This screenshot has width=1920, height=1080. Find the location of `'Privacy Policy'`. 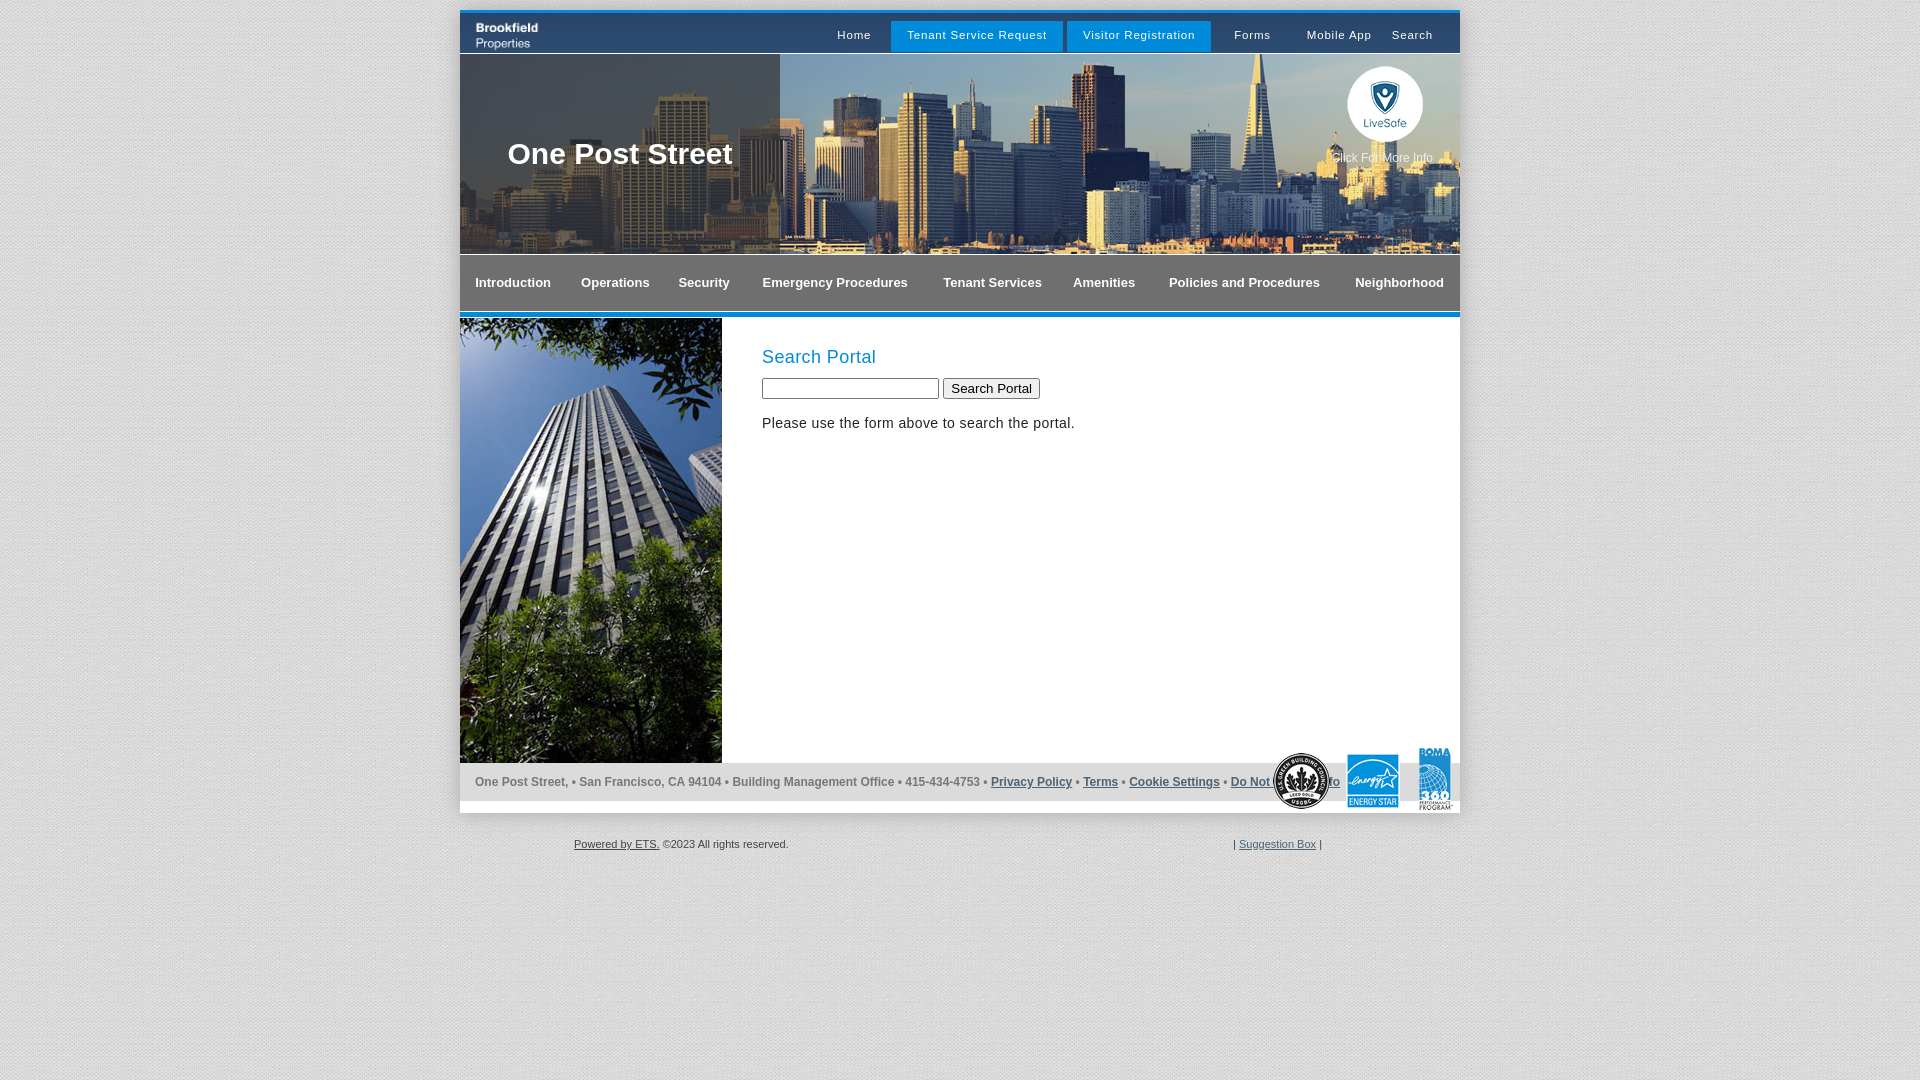

'Privacy Policy' is located at coordinates (990, 781).